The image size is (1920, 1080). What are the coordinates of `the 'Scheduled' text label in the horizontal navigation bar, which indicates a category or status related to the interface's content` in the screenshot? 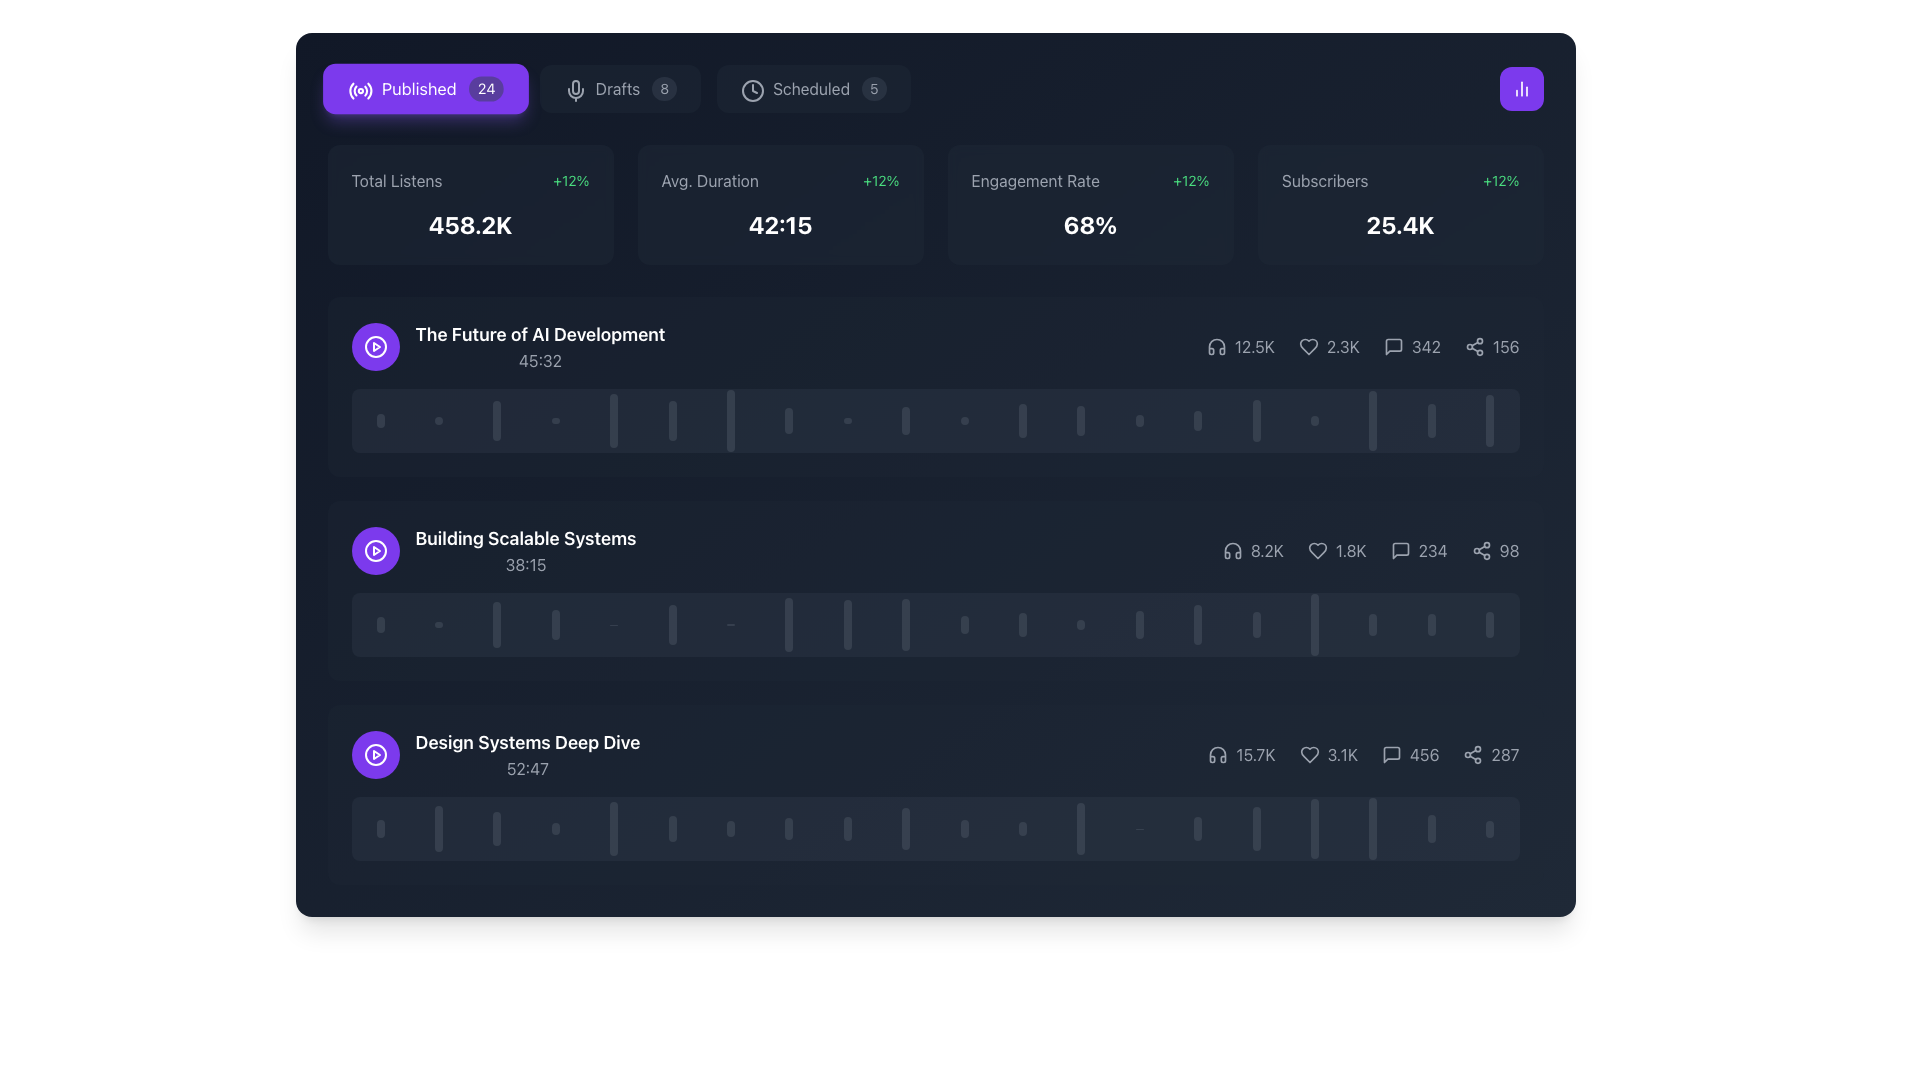 It's located at (811, 87).